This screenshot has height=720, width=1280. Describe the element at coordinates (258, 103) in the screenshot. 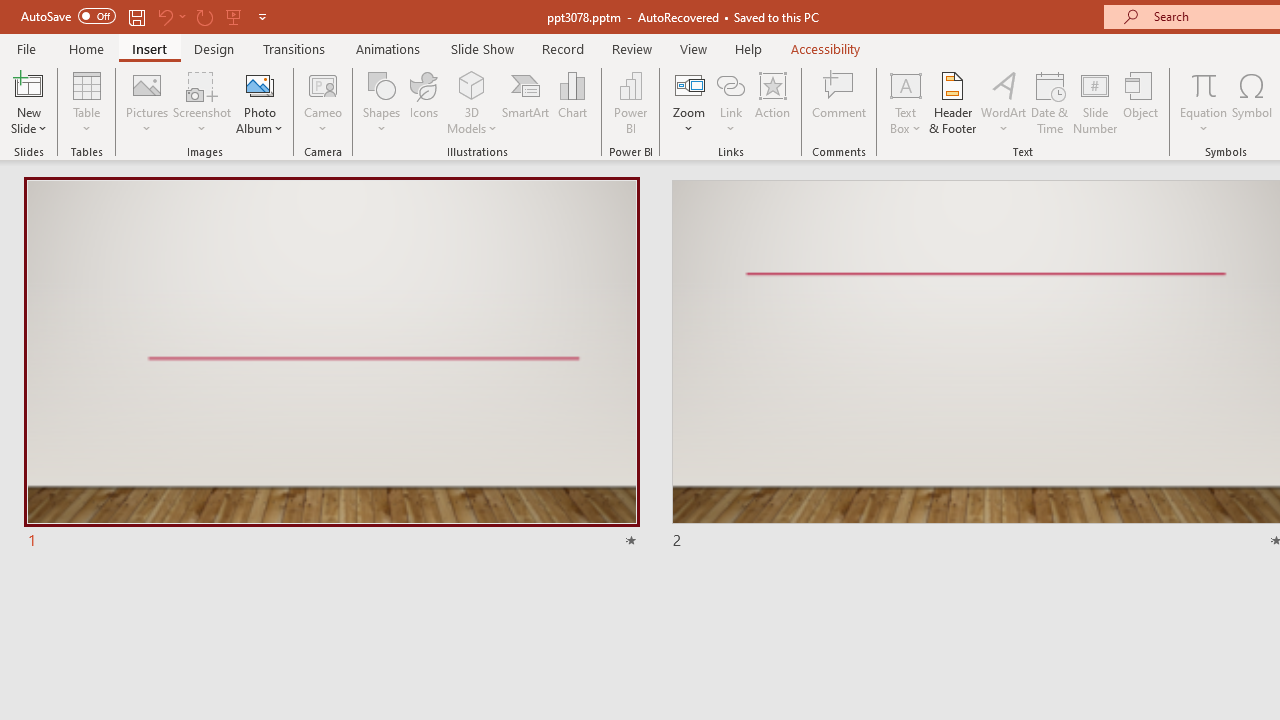

I see `'Photo Album...'` at that location.